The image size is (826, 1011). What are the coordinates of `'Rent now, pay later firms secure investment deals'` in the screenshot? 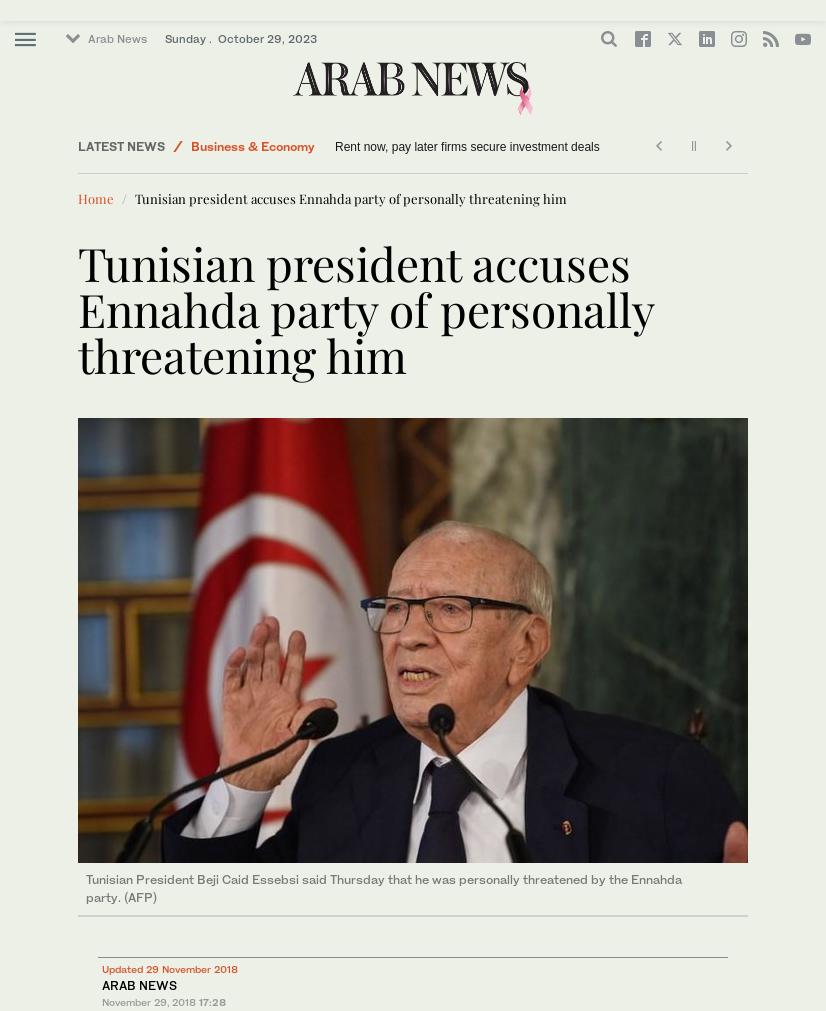 It's located at (466, 145).